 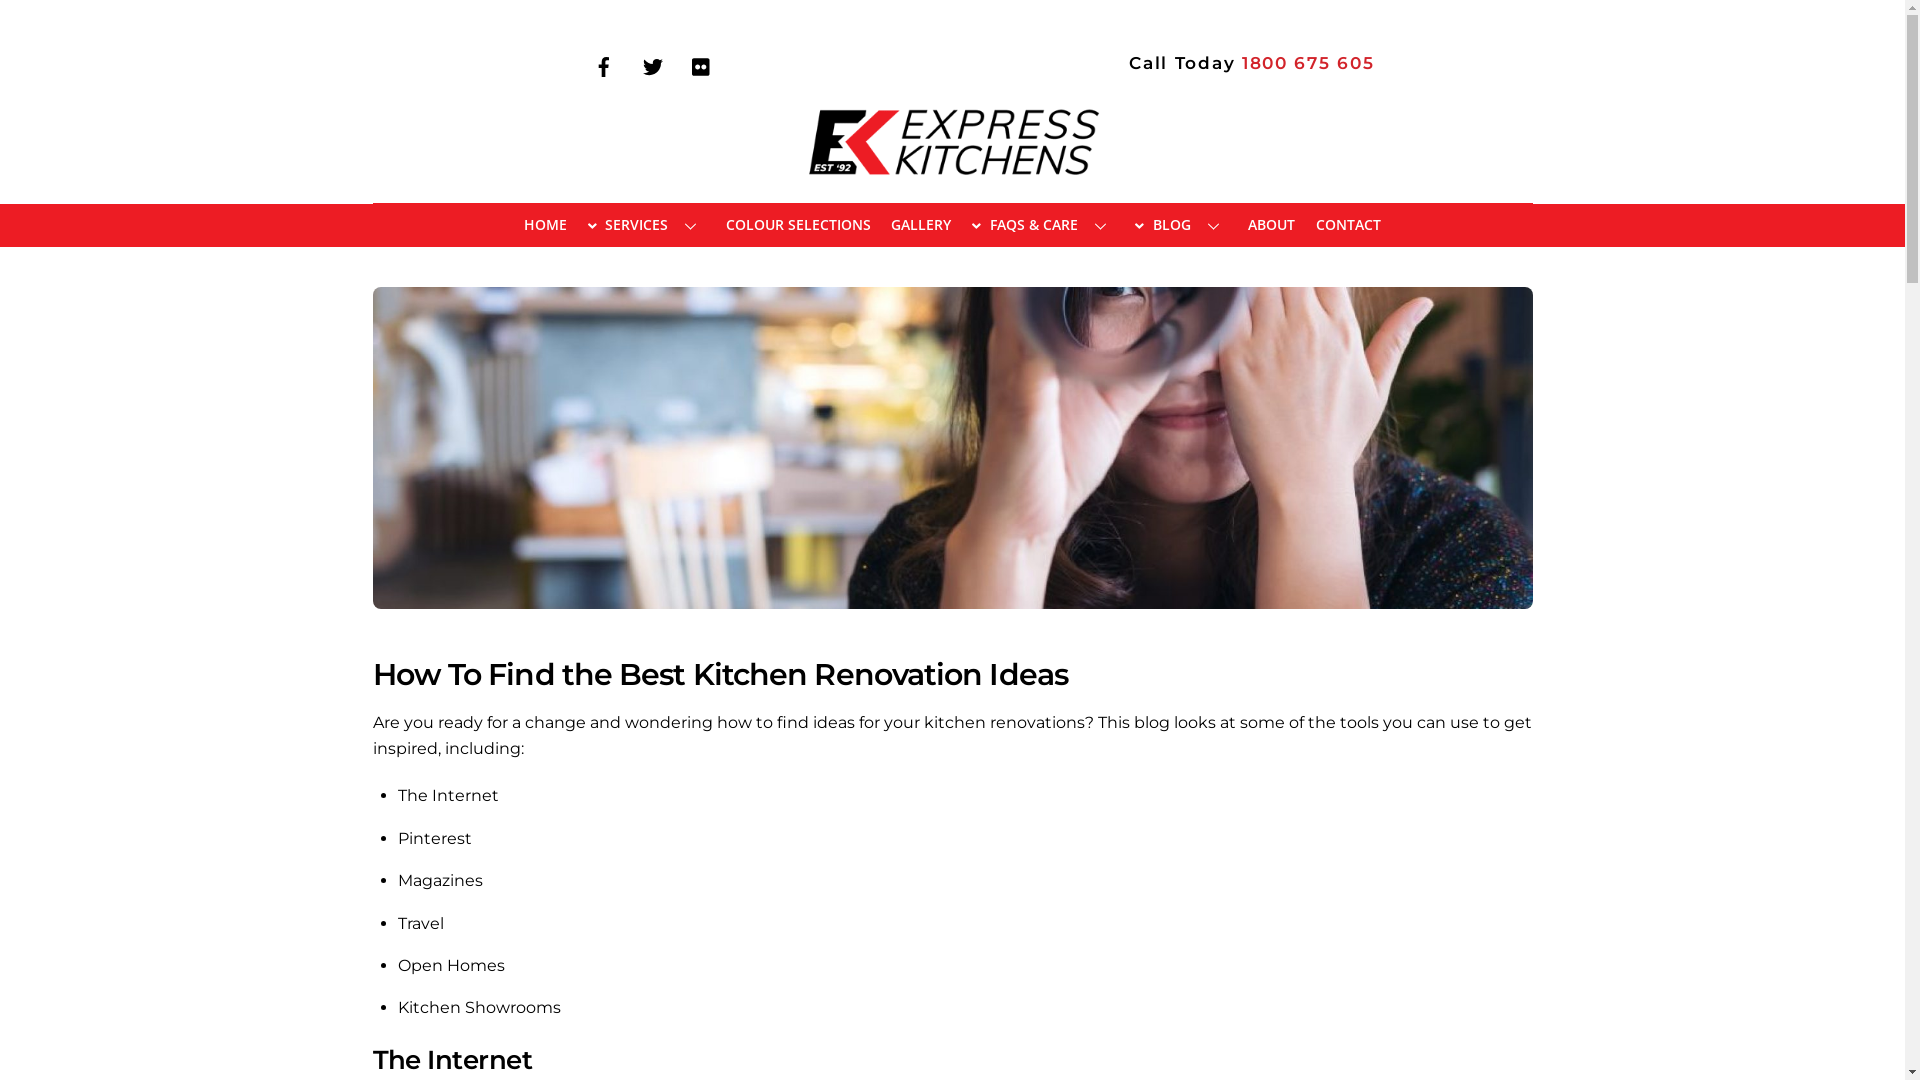 What do you see at coordinates (1181, 224) in the screenshot?
I see `'BLOG'` at bounding box center [1181, 224].